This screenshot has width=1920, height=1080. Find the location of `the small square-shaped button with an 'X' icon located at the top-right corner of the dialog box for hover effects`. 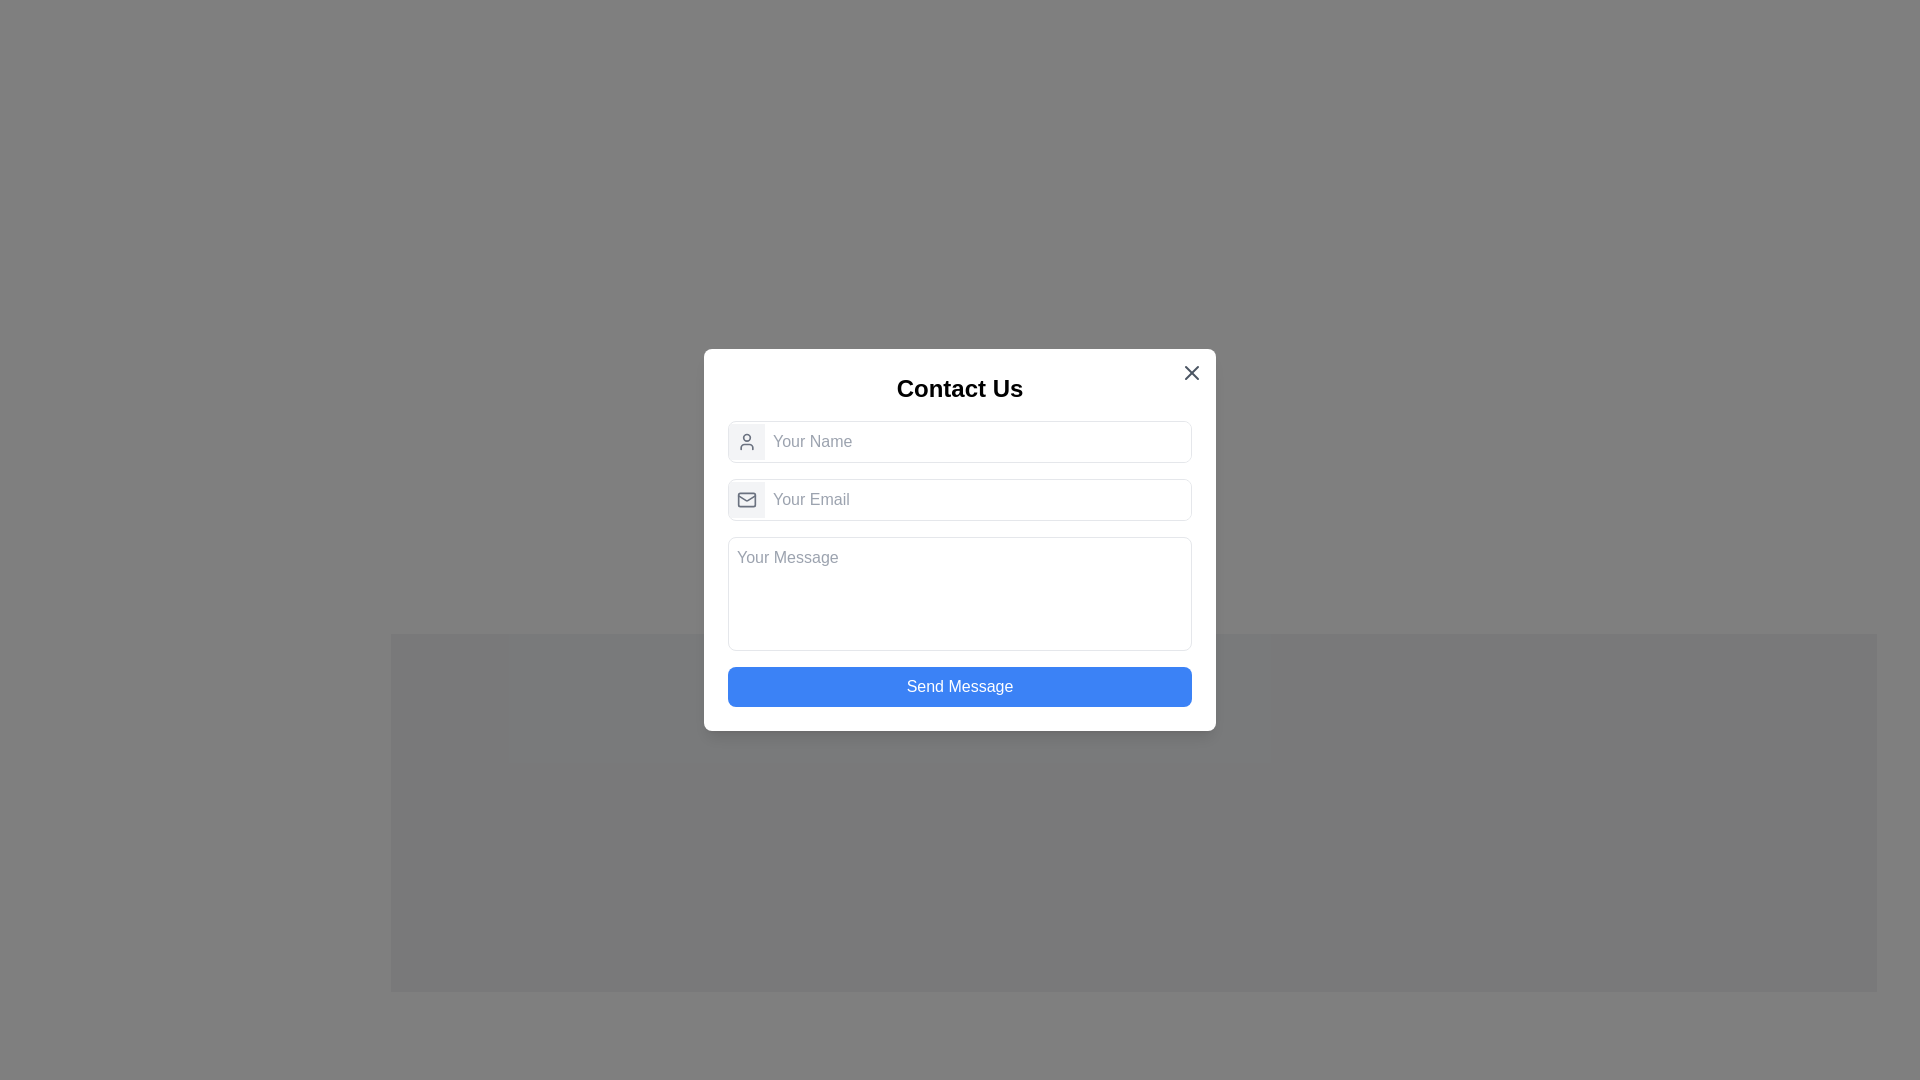

the small square-shaped button with an 'X' icon located at the top-right corner of the dialog box for hover effects is located at coordinates (1191, 373).